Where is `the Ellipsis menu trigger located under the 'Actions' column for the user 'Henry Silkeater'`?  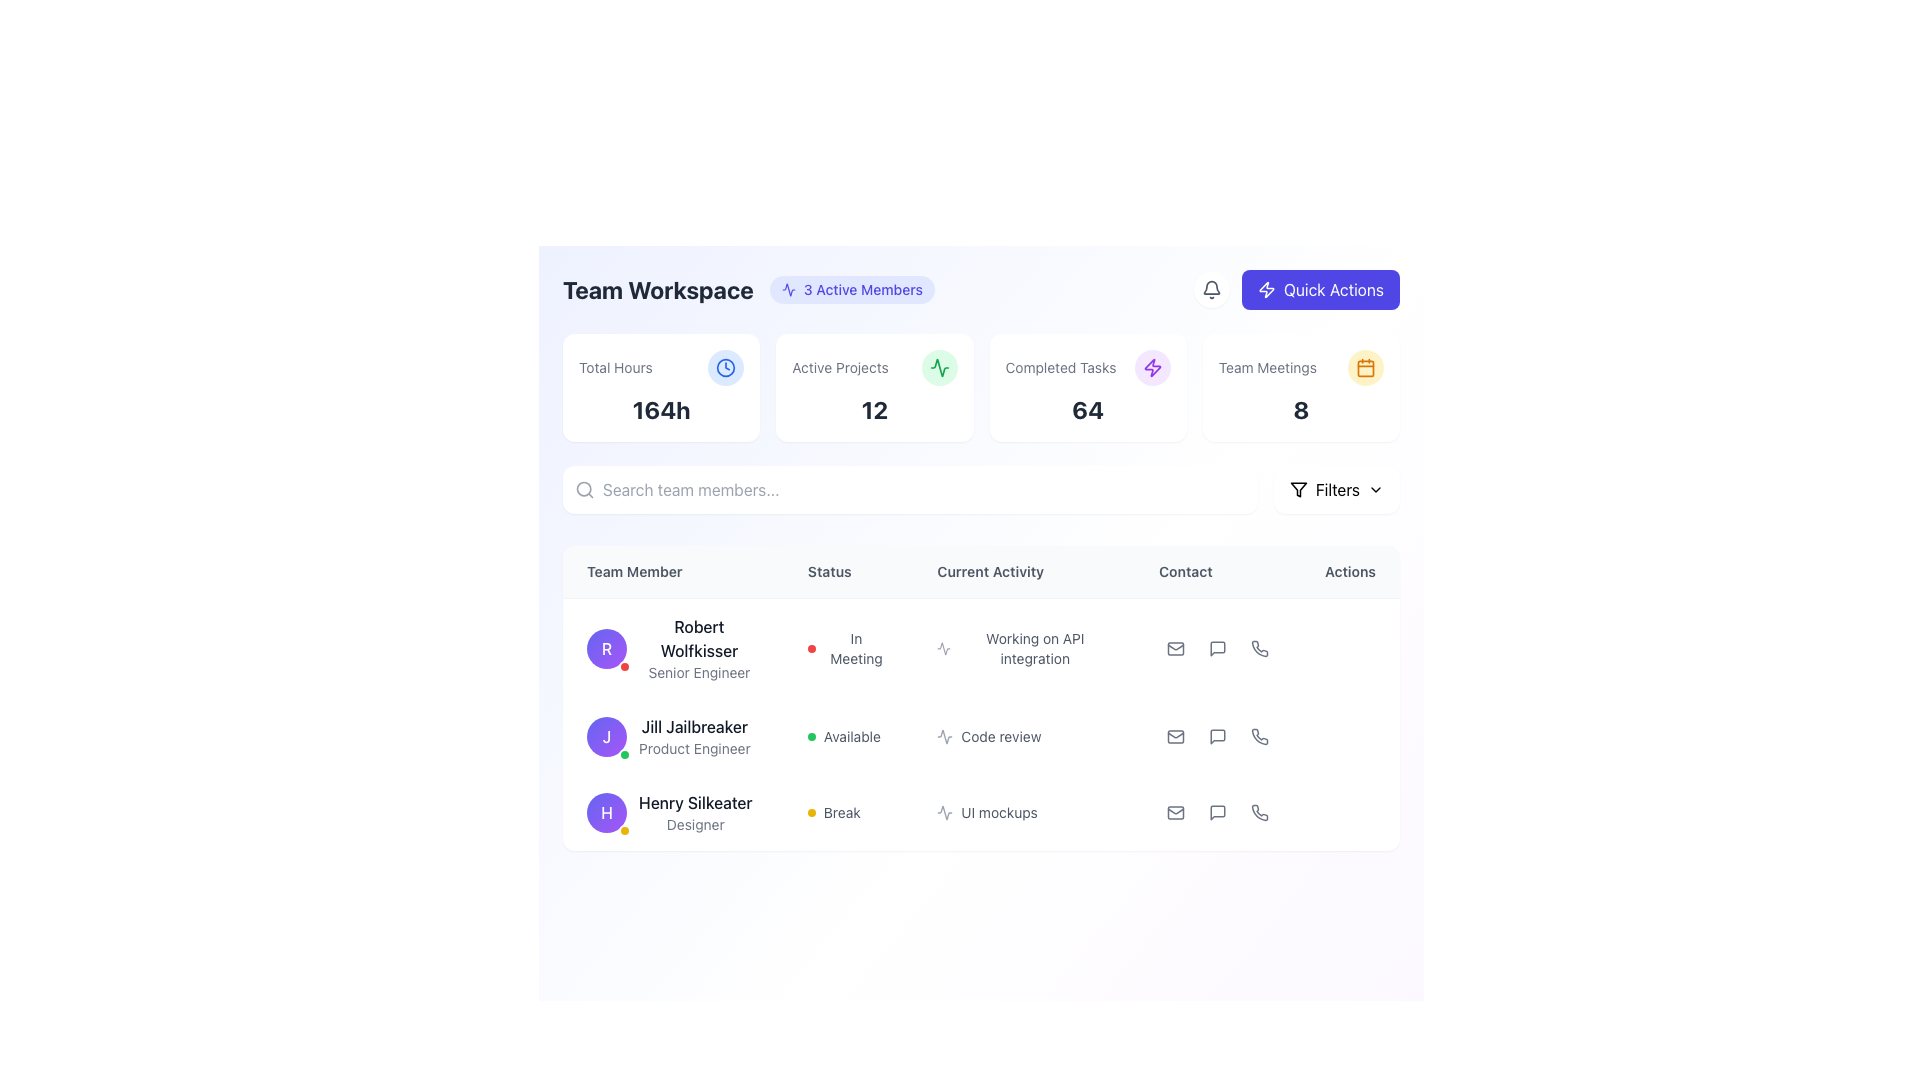
the Ellipsis menu trigger located under the 'Actions' column for the user 'Henry Silkeater' is located at coordinates (1350, 813).